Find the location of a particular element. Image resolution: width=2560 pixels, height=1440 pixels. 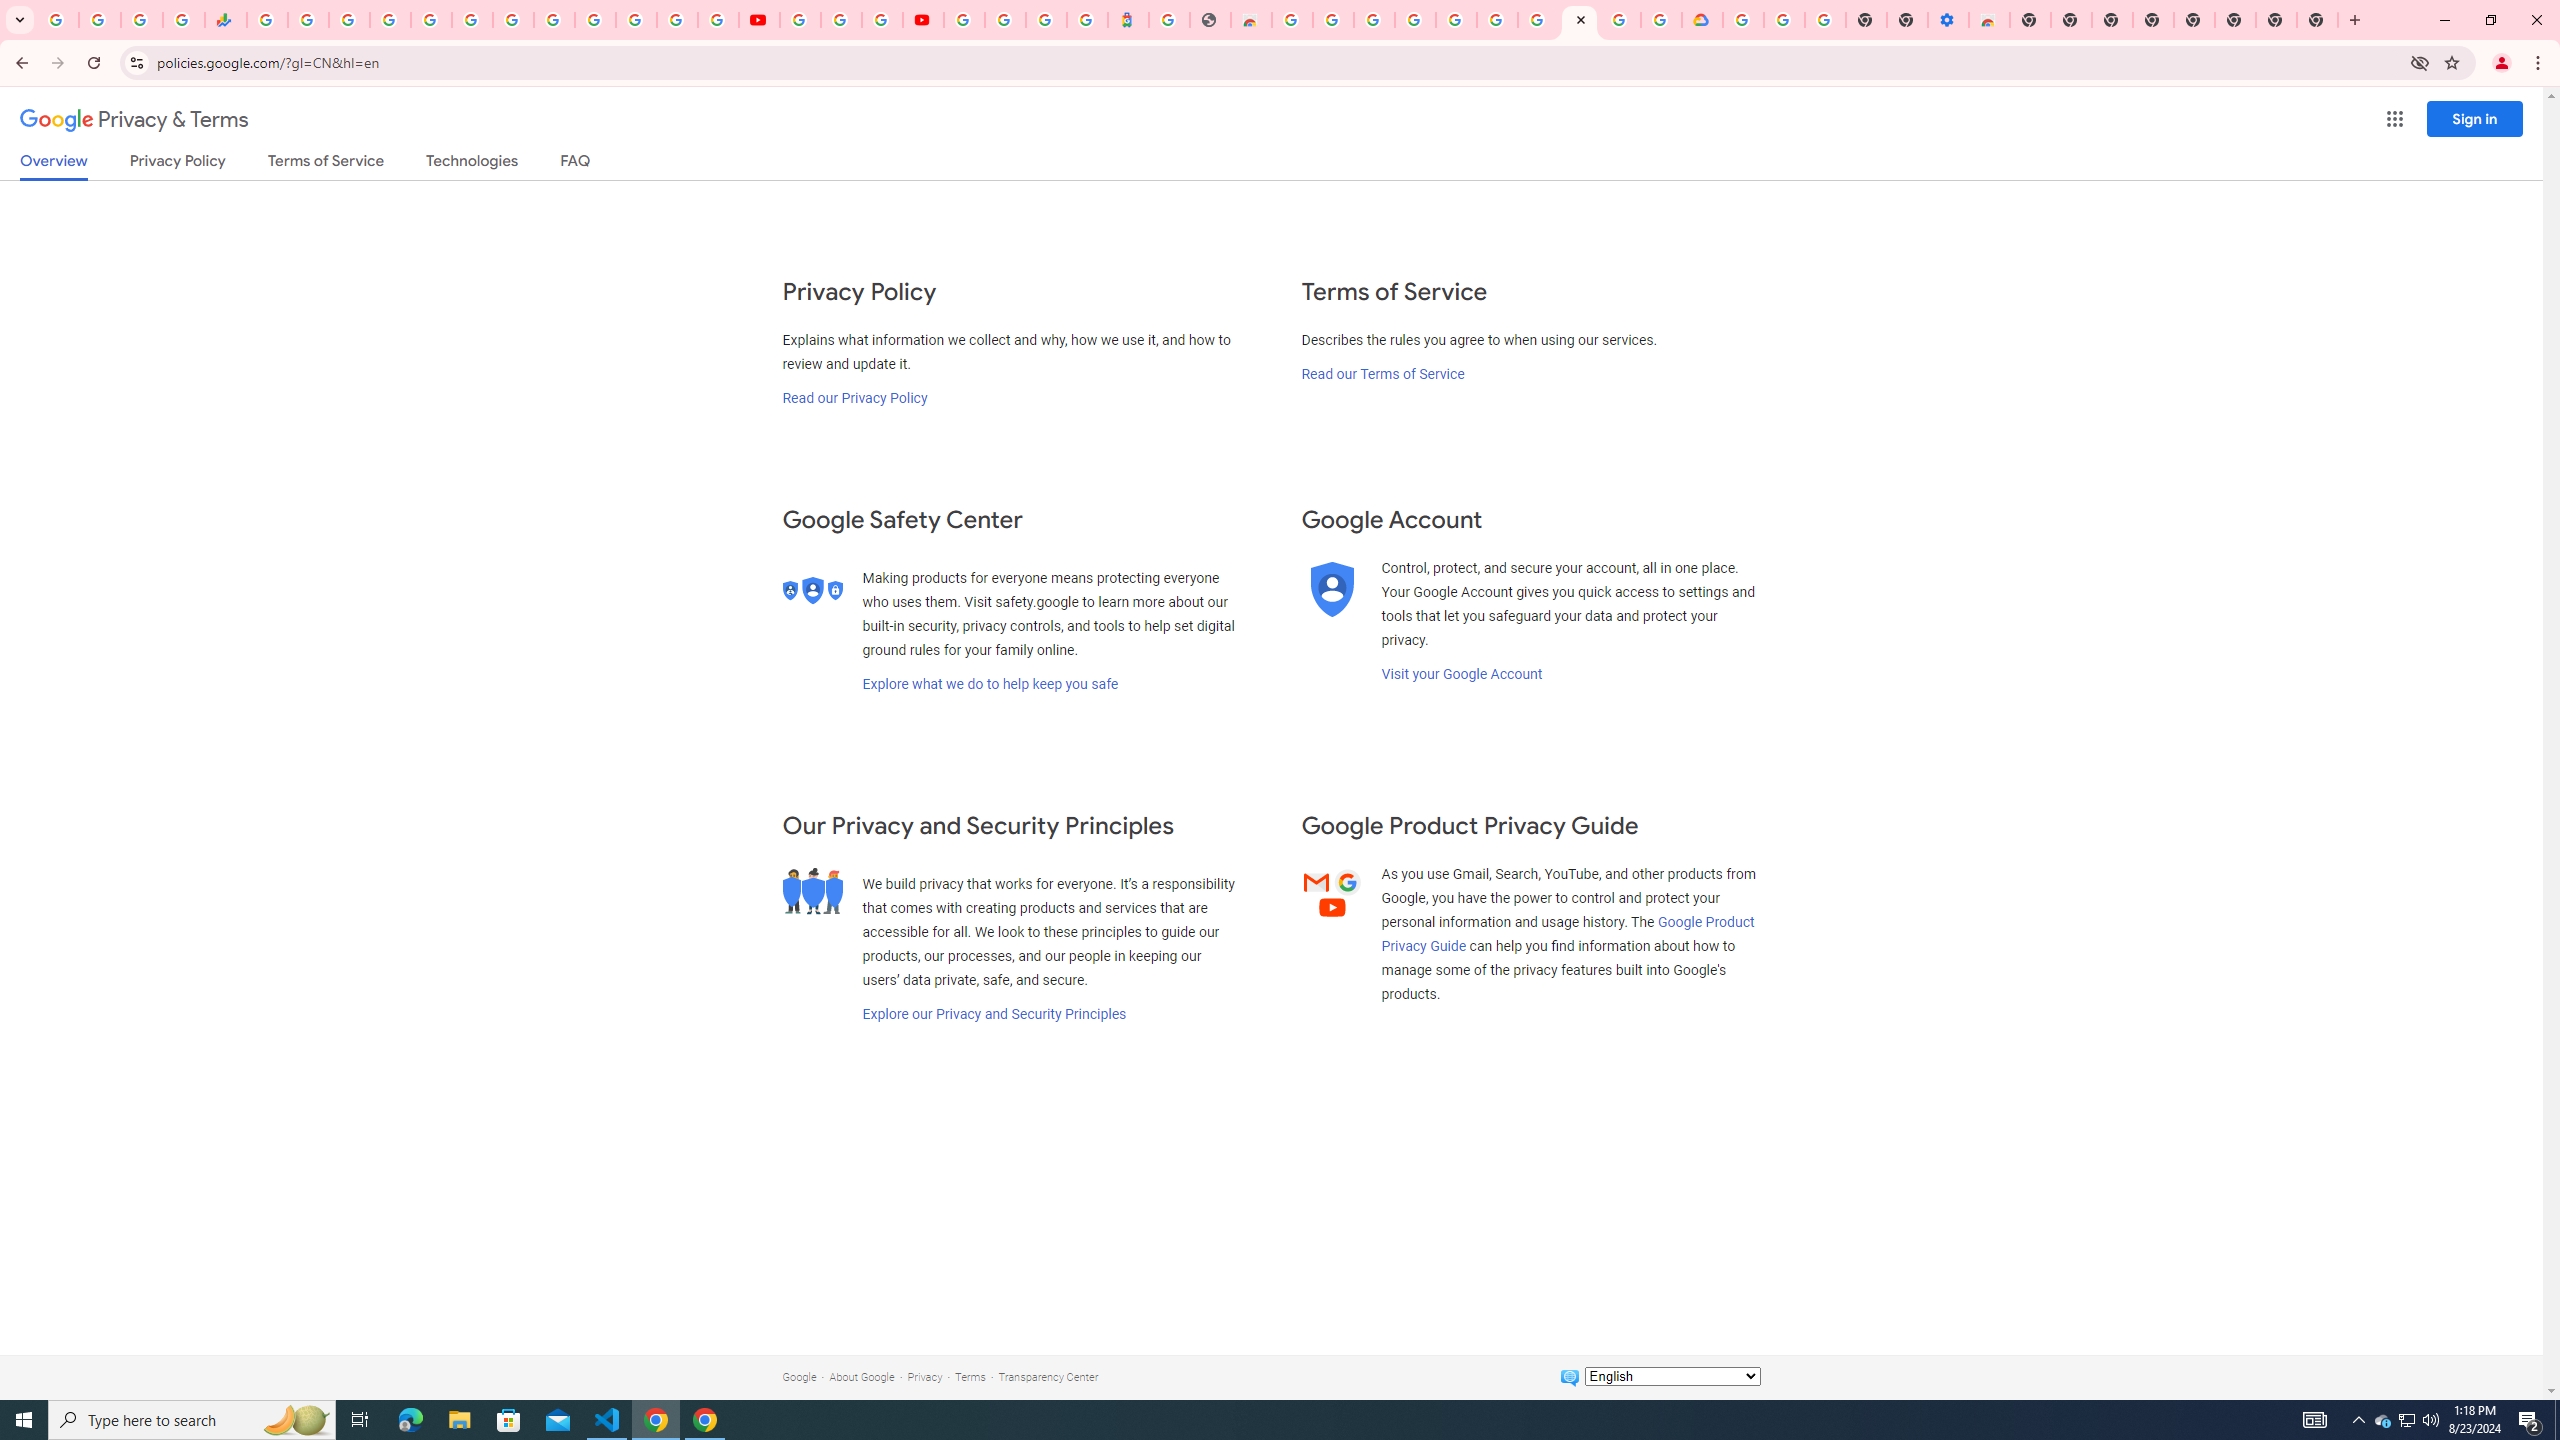

'New Tab' is located at coordinates (2318, 19).